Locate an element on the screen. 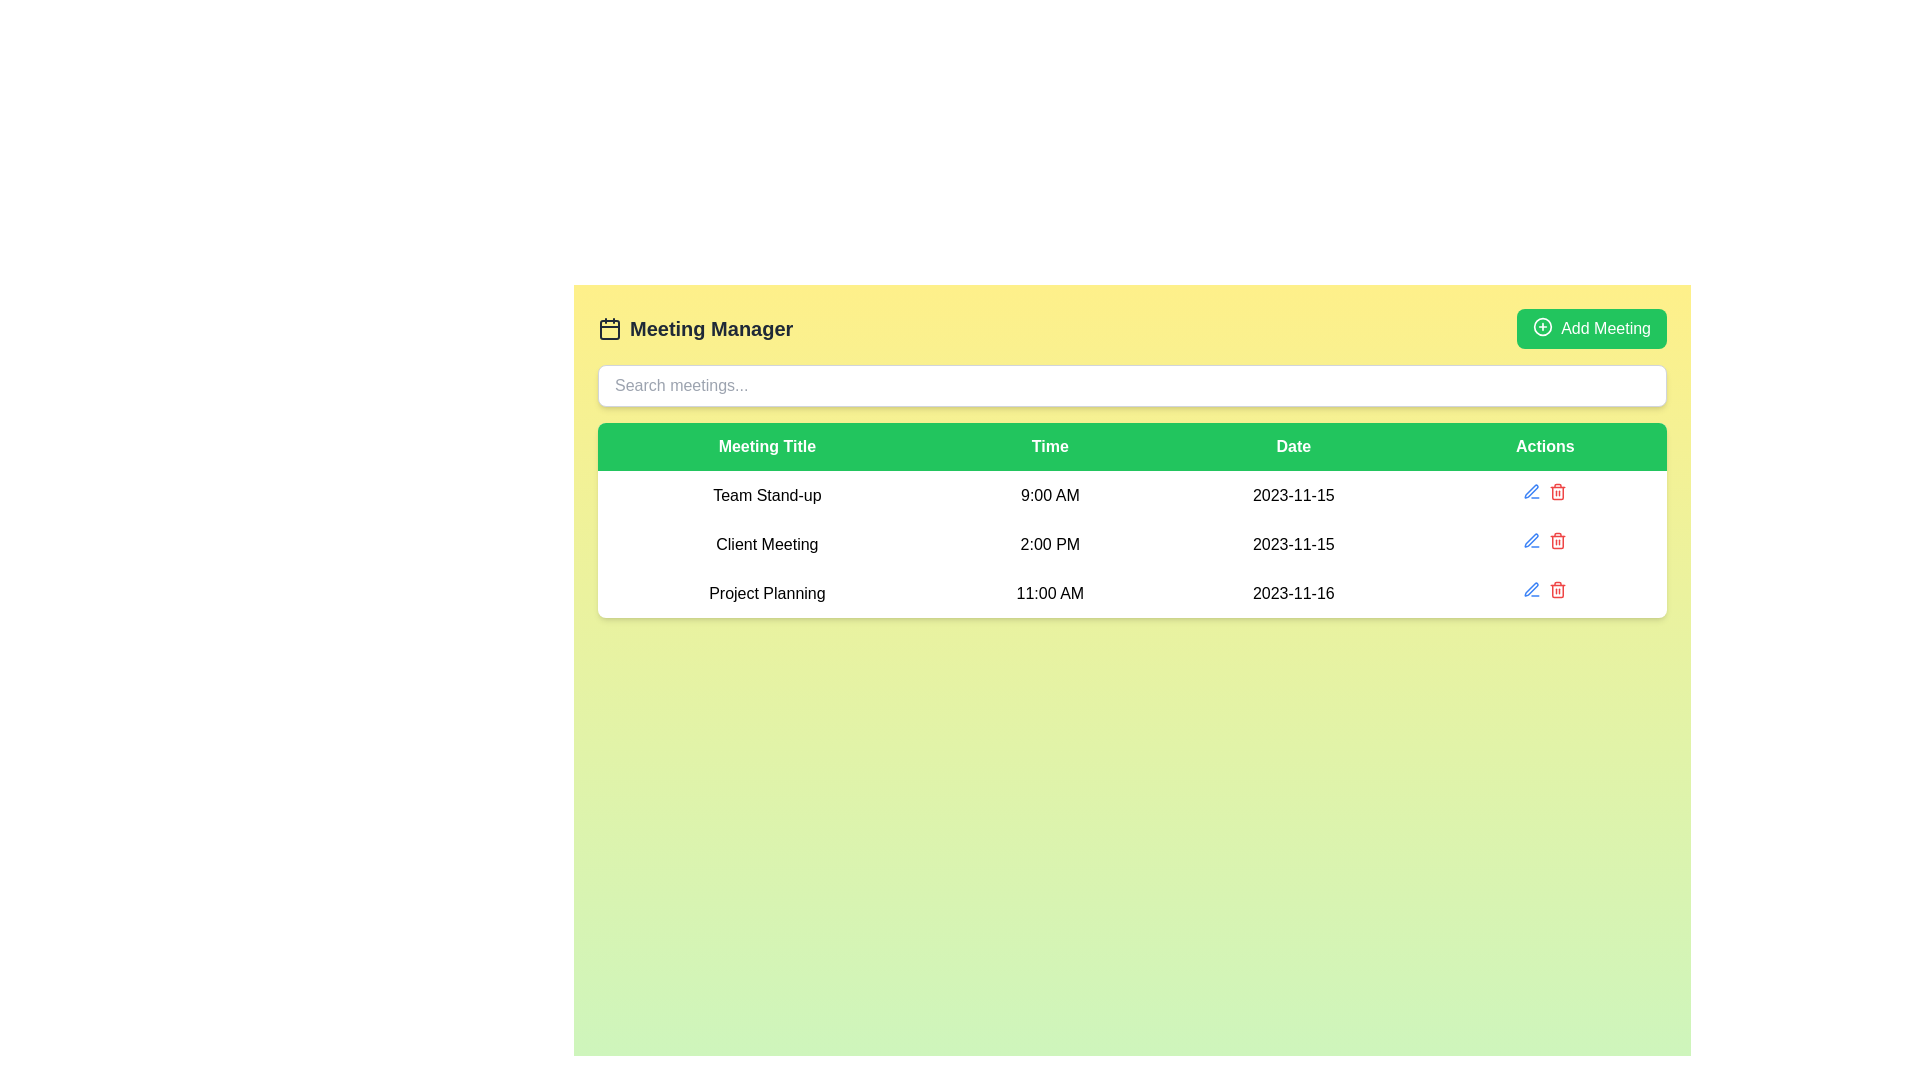 Image resolution: width=1920 pixels, height=1080 pixels. first row of the meeting schedule table containing 'Team Stand-up', '9:00 AM', '2023-11-15', and its associated icons for editing and deleting is located at coordinates (1132, 495).